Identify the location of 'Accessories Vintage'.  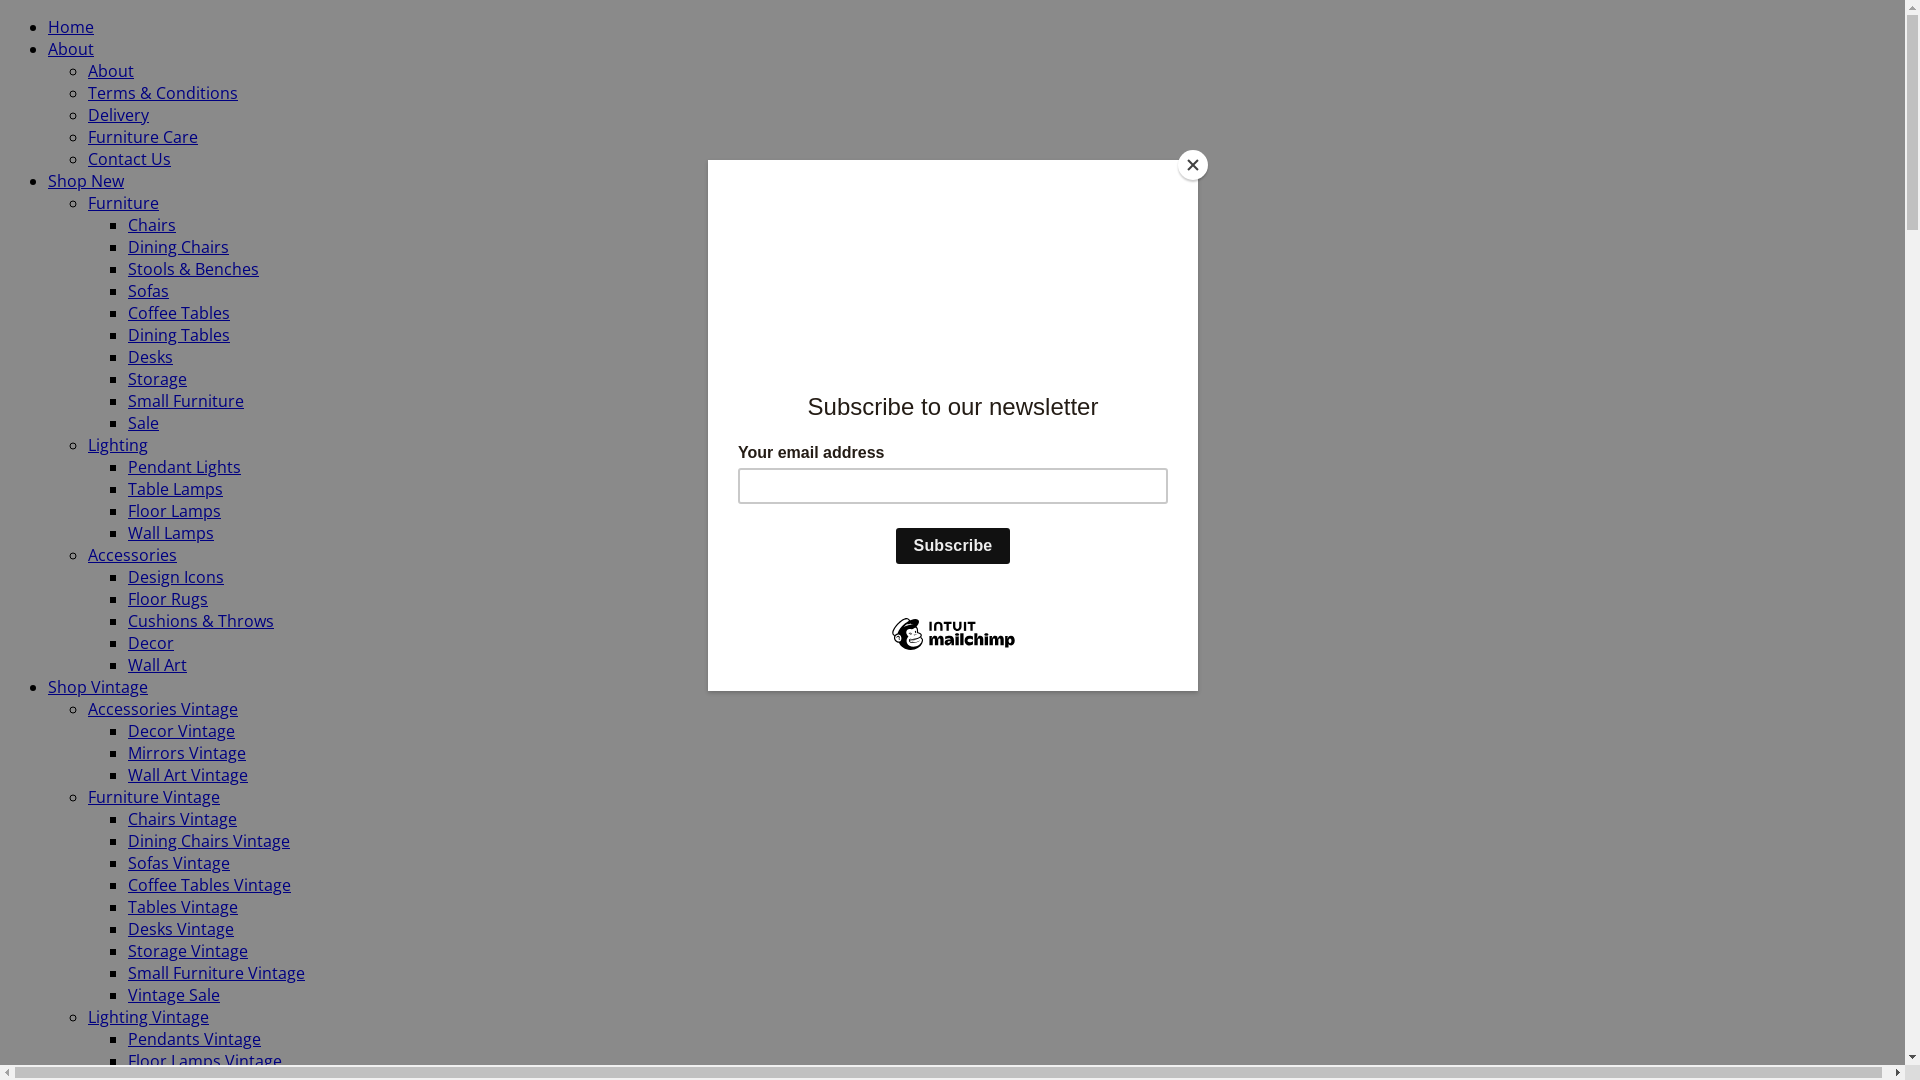
(163, 708).